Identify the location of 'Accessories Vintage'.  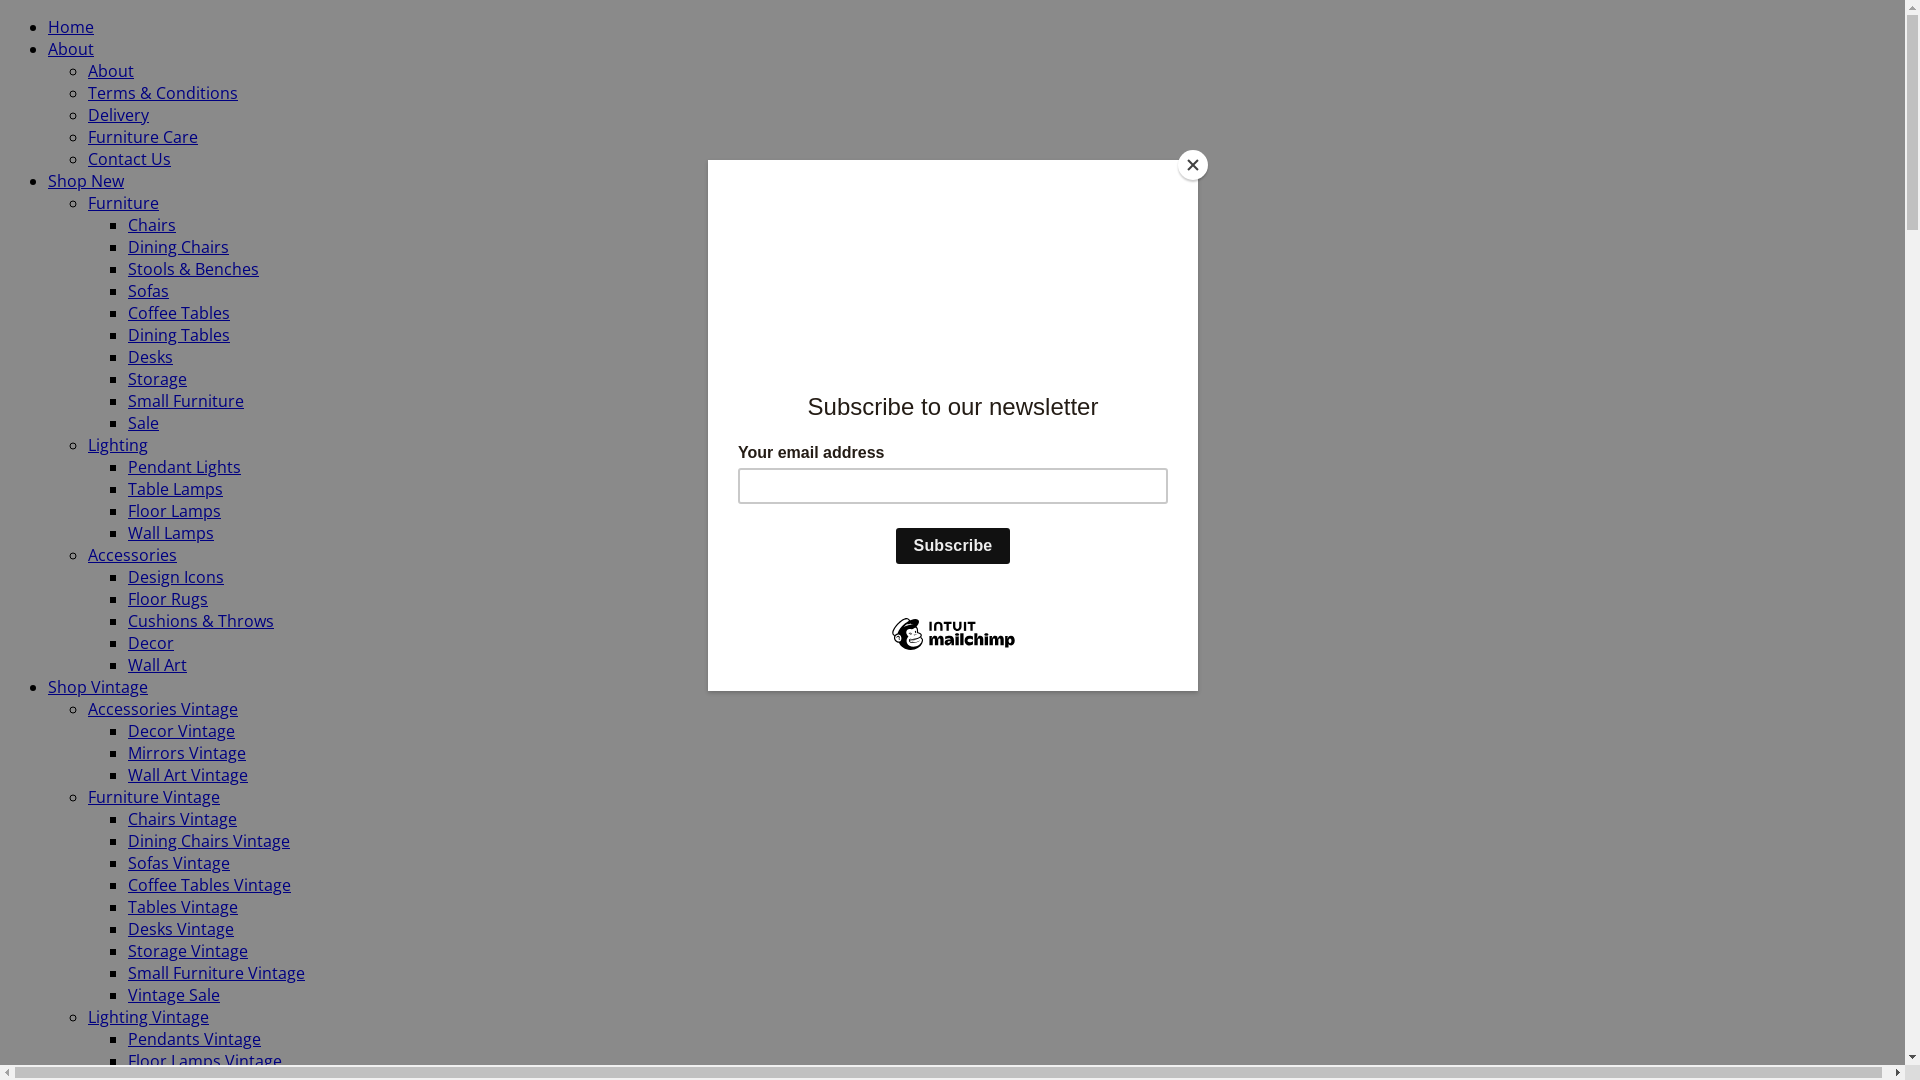
(163, 708).